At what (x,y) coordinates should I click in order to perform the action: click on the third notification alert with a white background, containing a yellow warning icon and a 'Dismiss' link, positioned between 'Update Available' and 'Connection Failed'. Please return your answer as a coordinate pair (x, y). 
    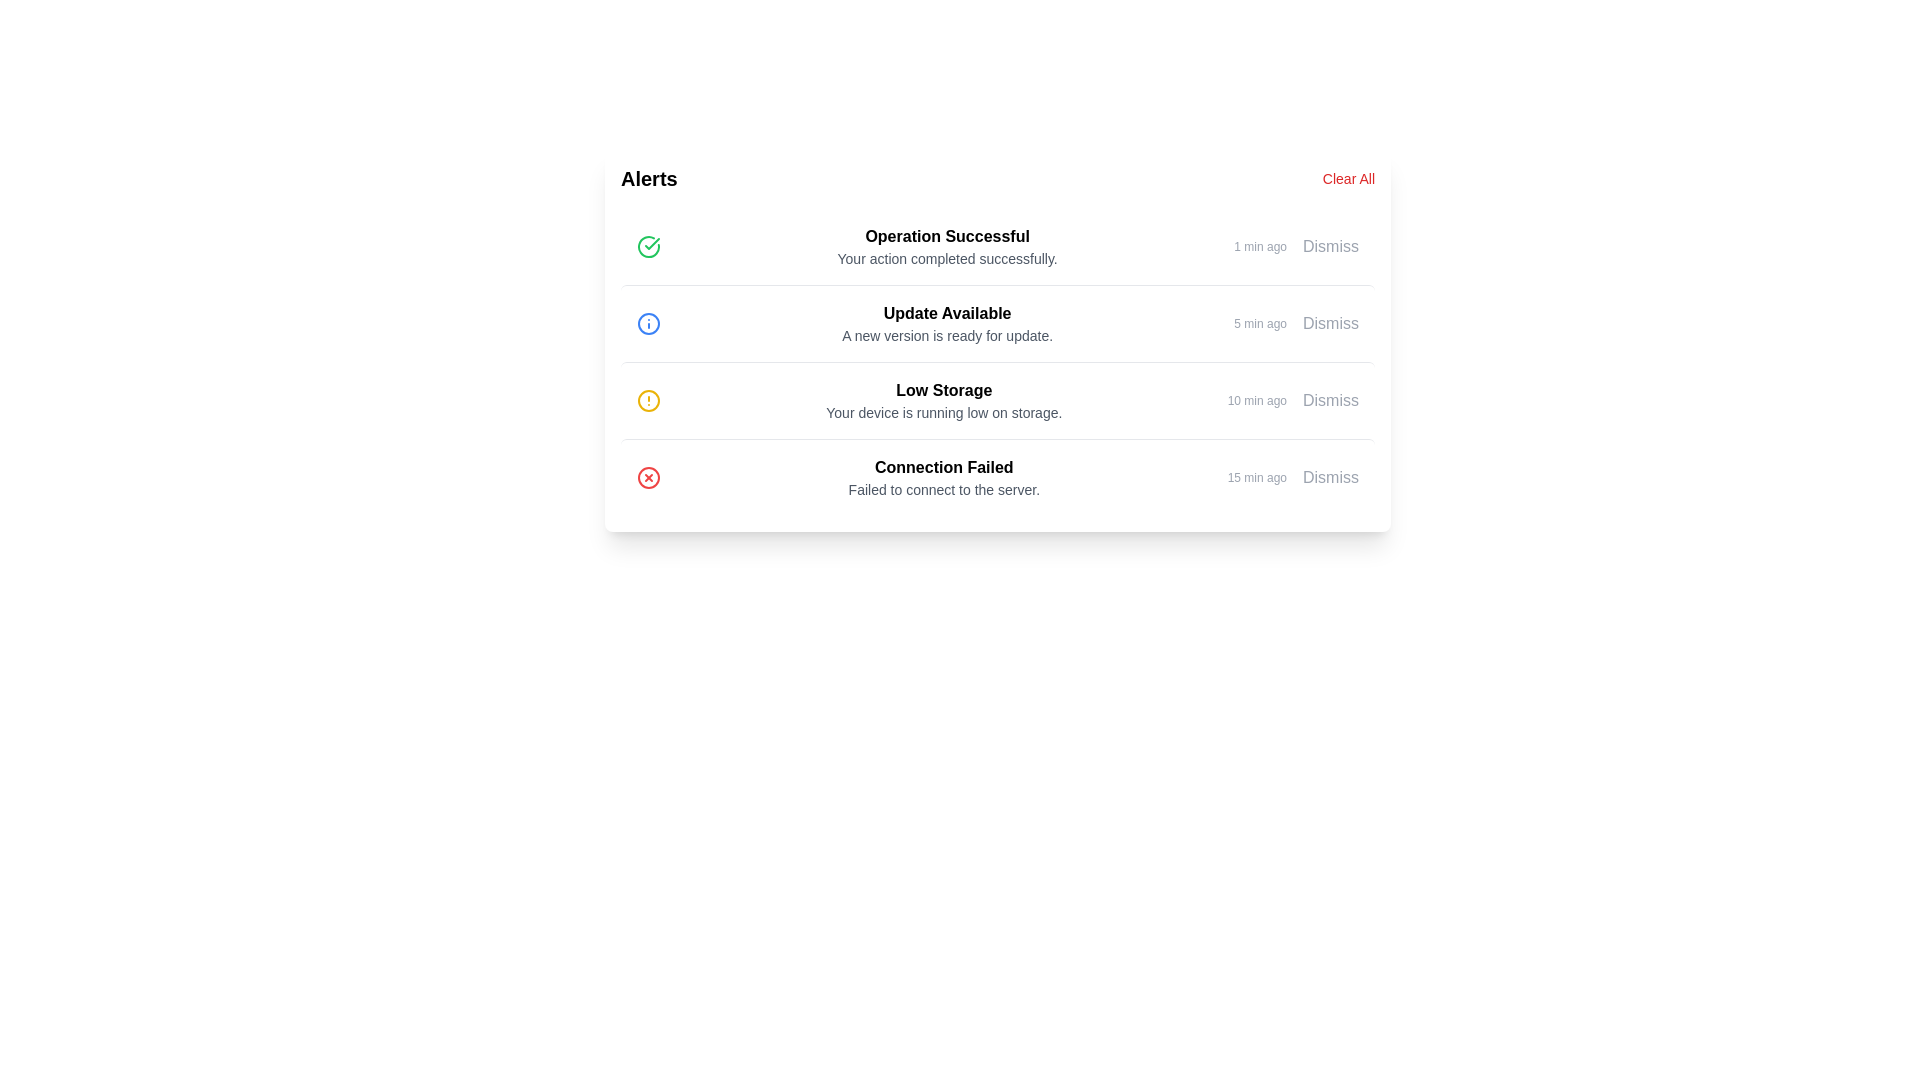
    Looking at the image, I should click on (998, 400).